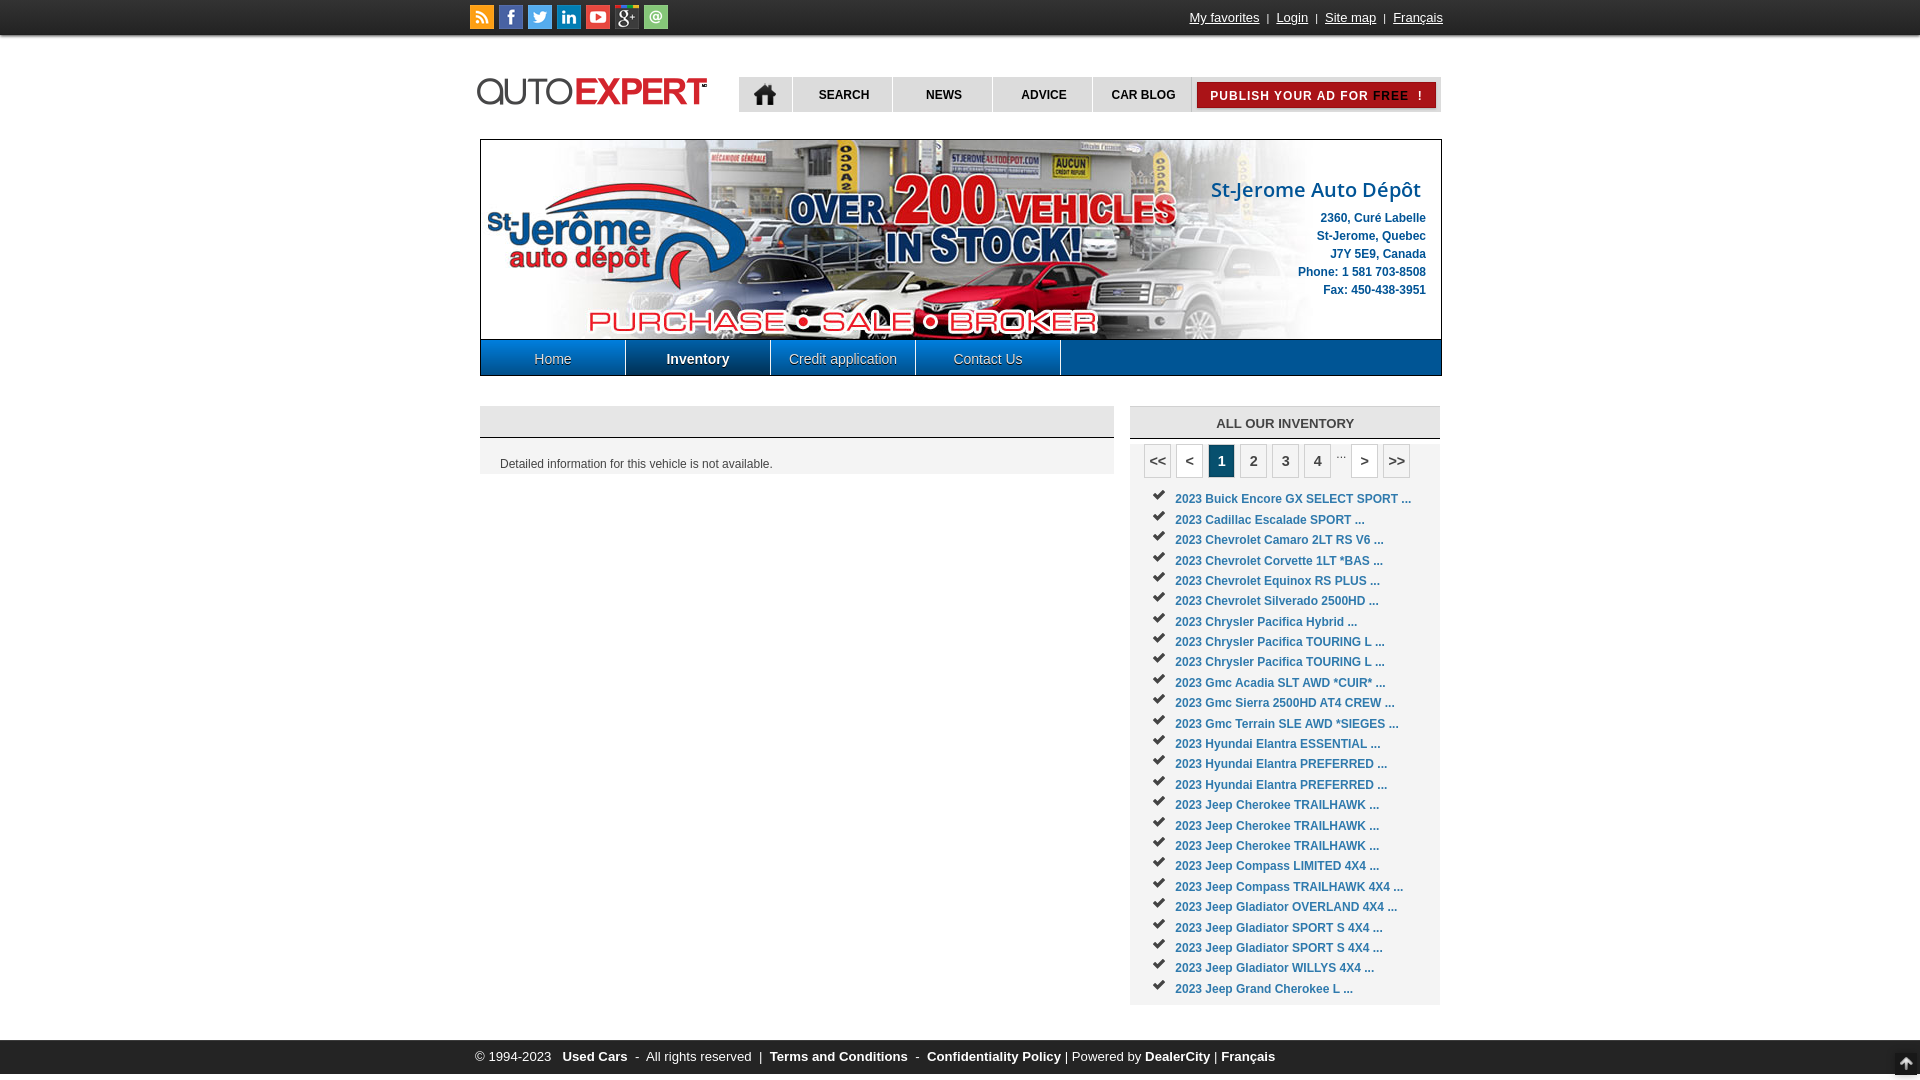 The image size is (1920, 1080). I want to click on '<<', so click(1143, 461).